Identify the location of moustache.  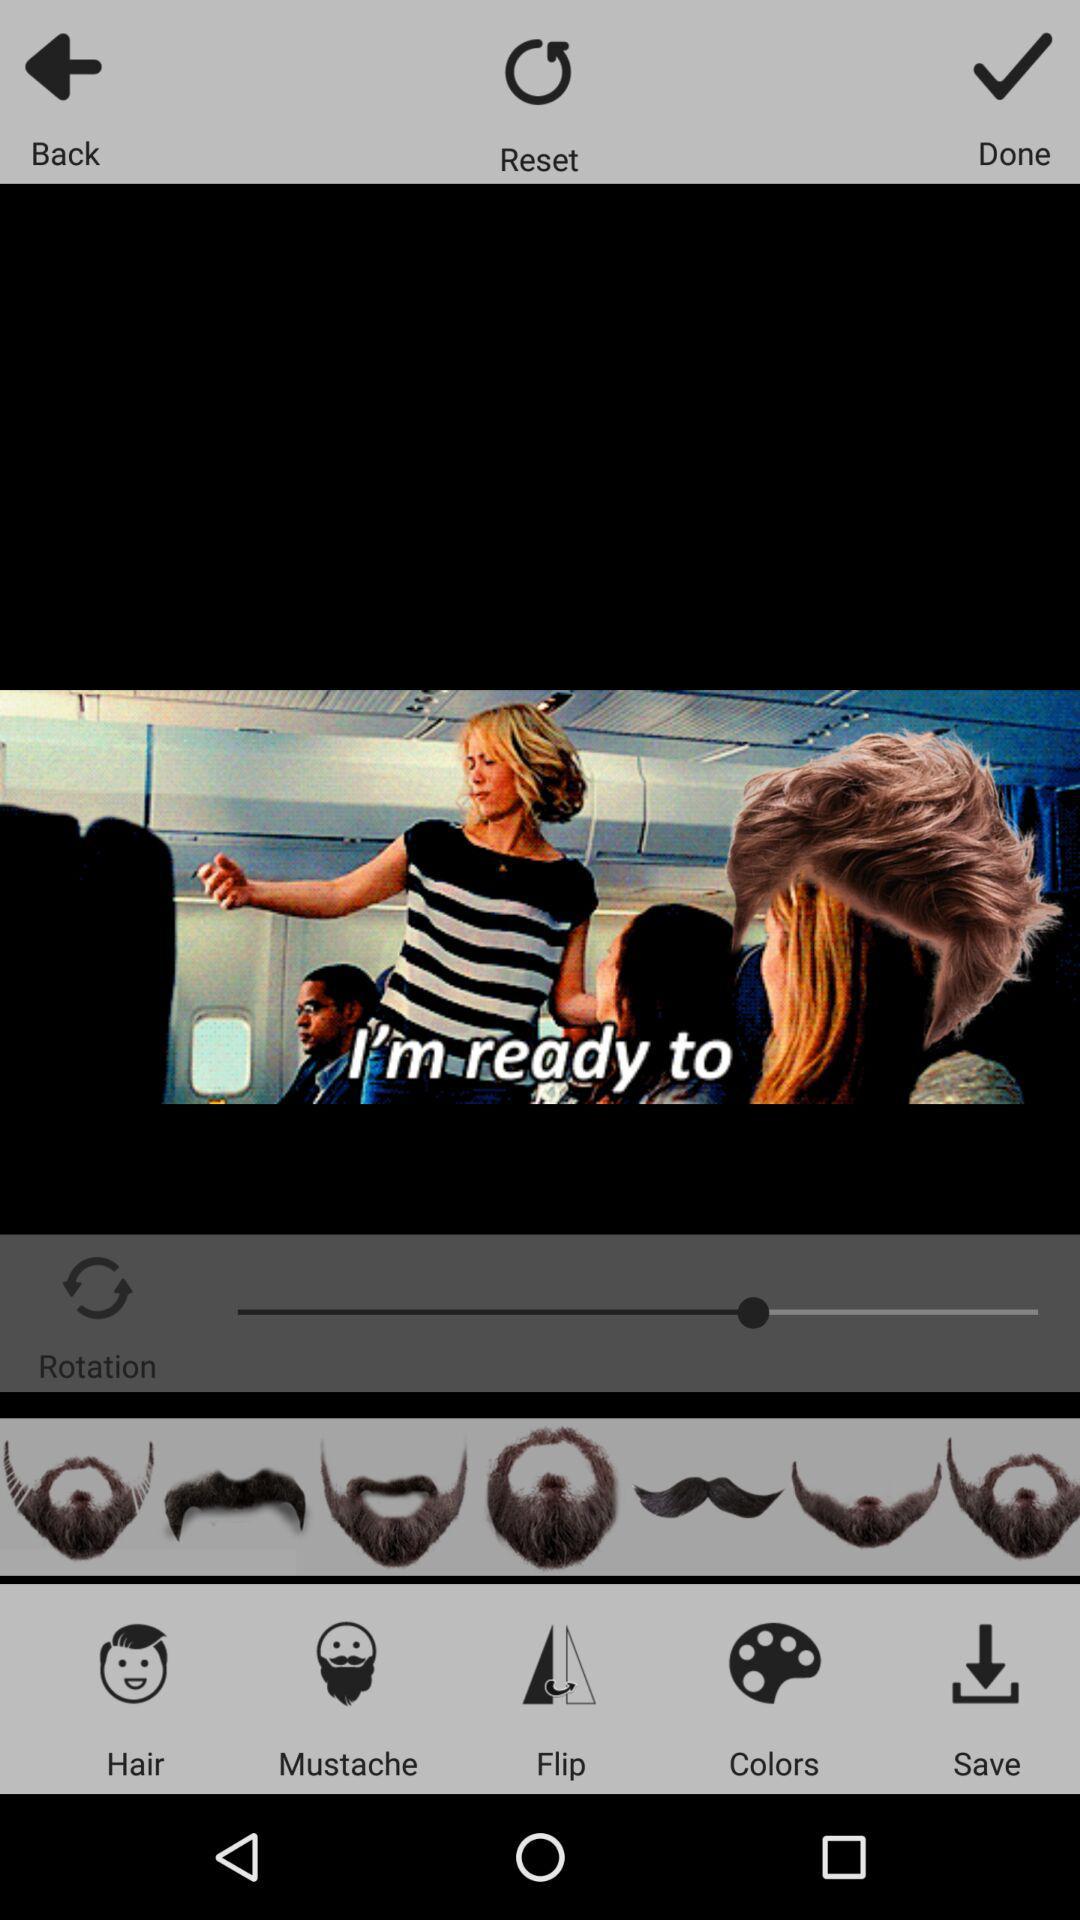
(235, 1497).